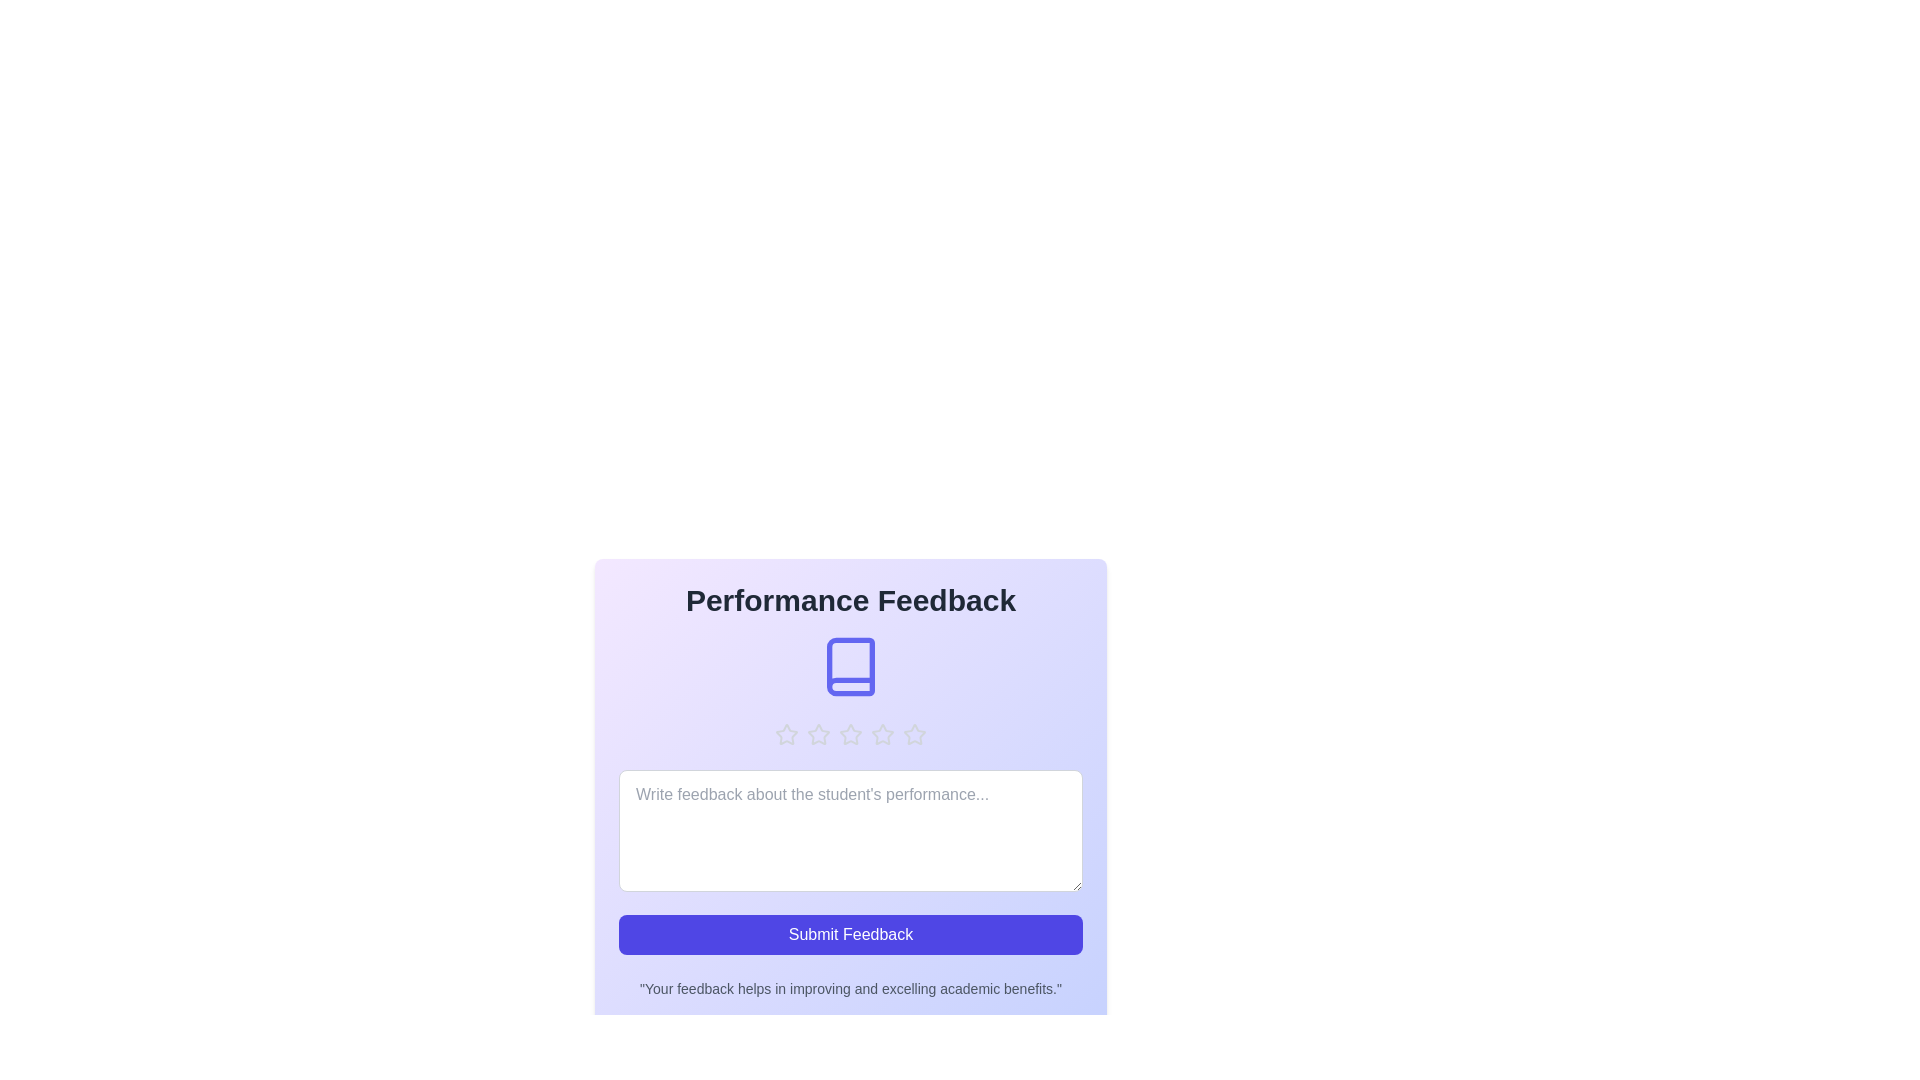 The height and width of the screenshot is (1080, 1920). What do you see at coordinates (786, 735) in the screenshot?
I see `the star corresponding to 1 to set the rating` at bounding box center [786, 735].